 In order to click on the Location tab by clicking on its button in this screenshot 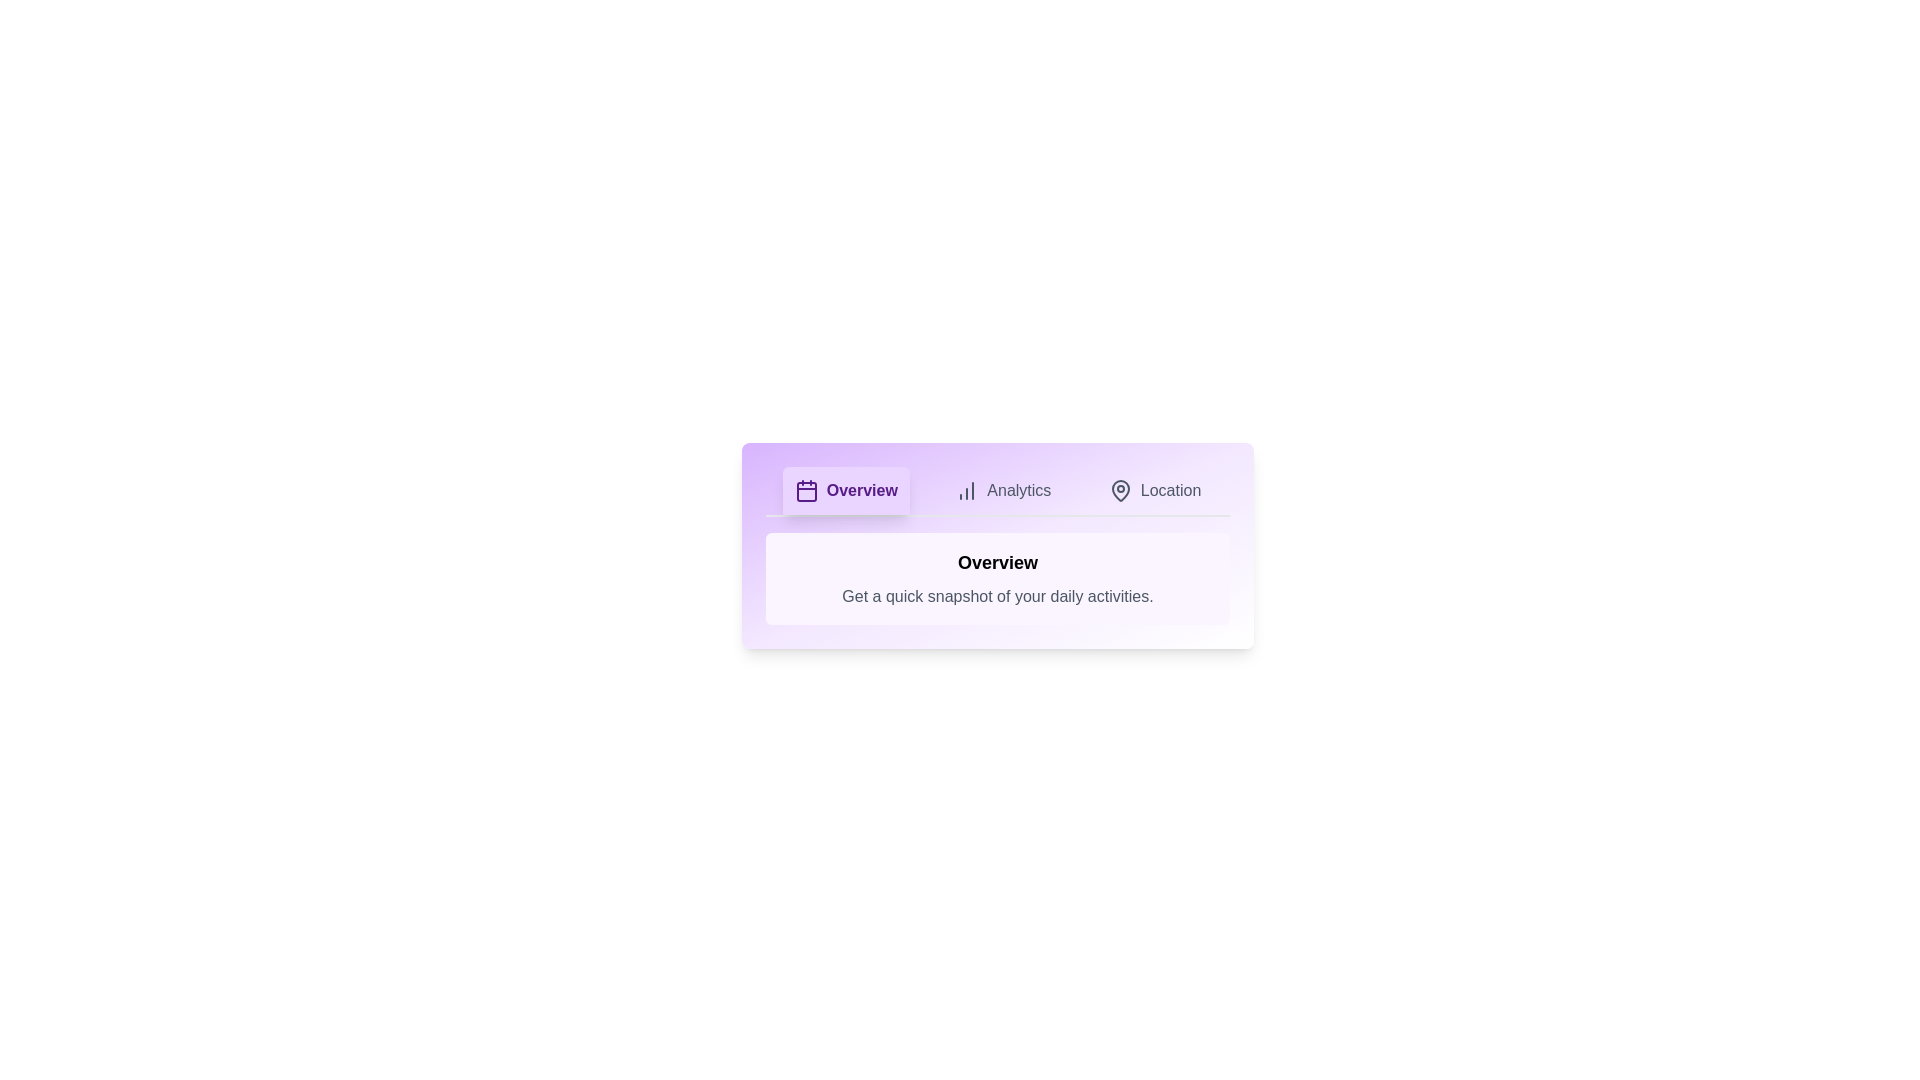, I will do `click(1155, 490)`.